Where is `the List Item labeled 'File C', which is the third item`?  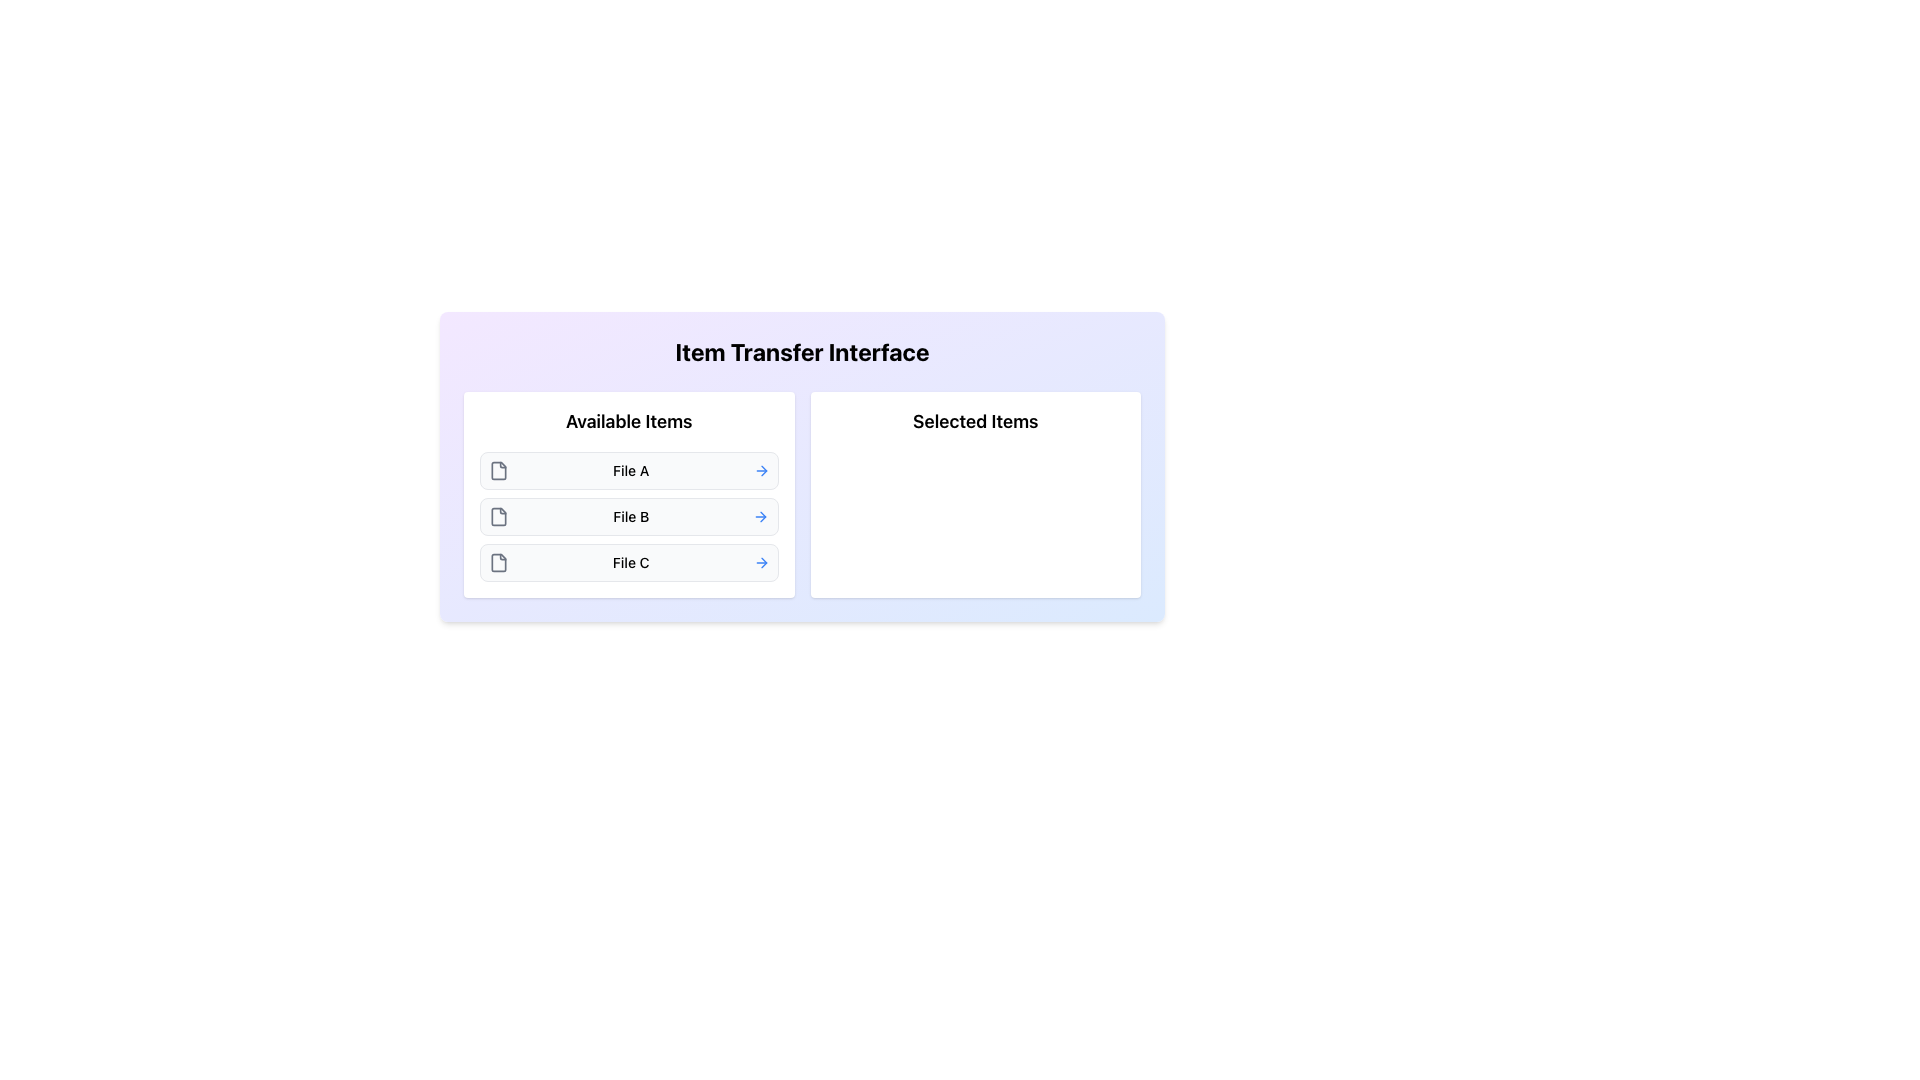 the List Item labeled 'File C', which is the third item is located at coordinates (628, 563).